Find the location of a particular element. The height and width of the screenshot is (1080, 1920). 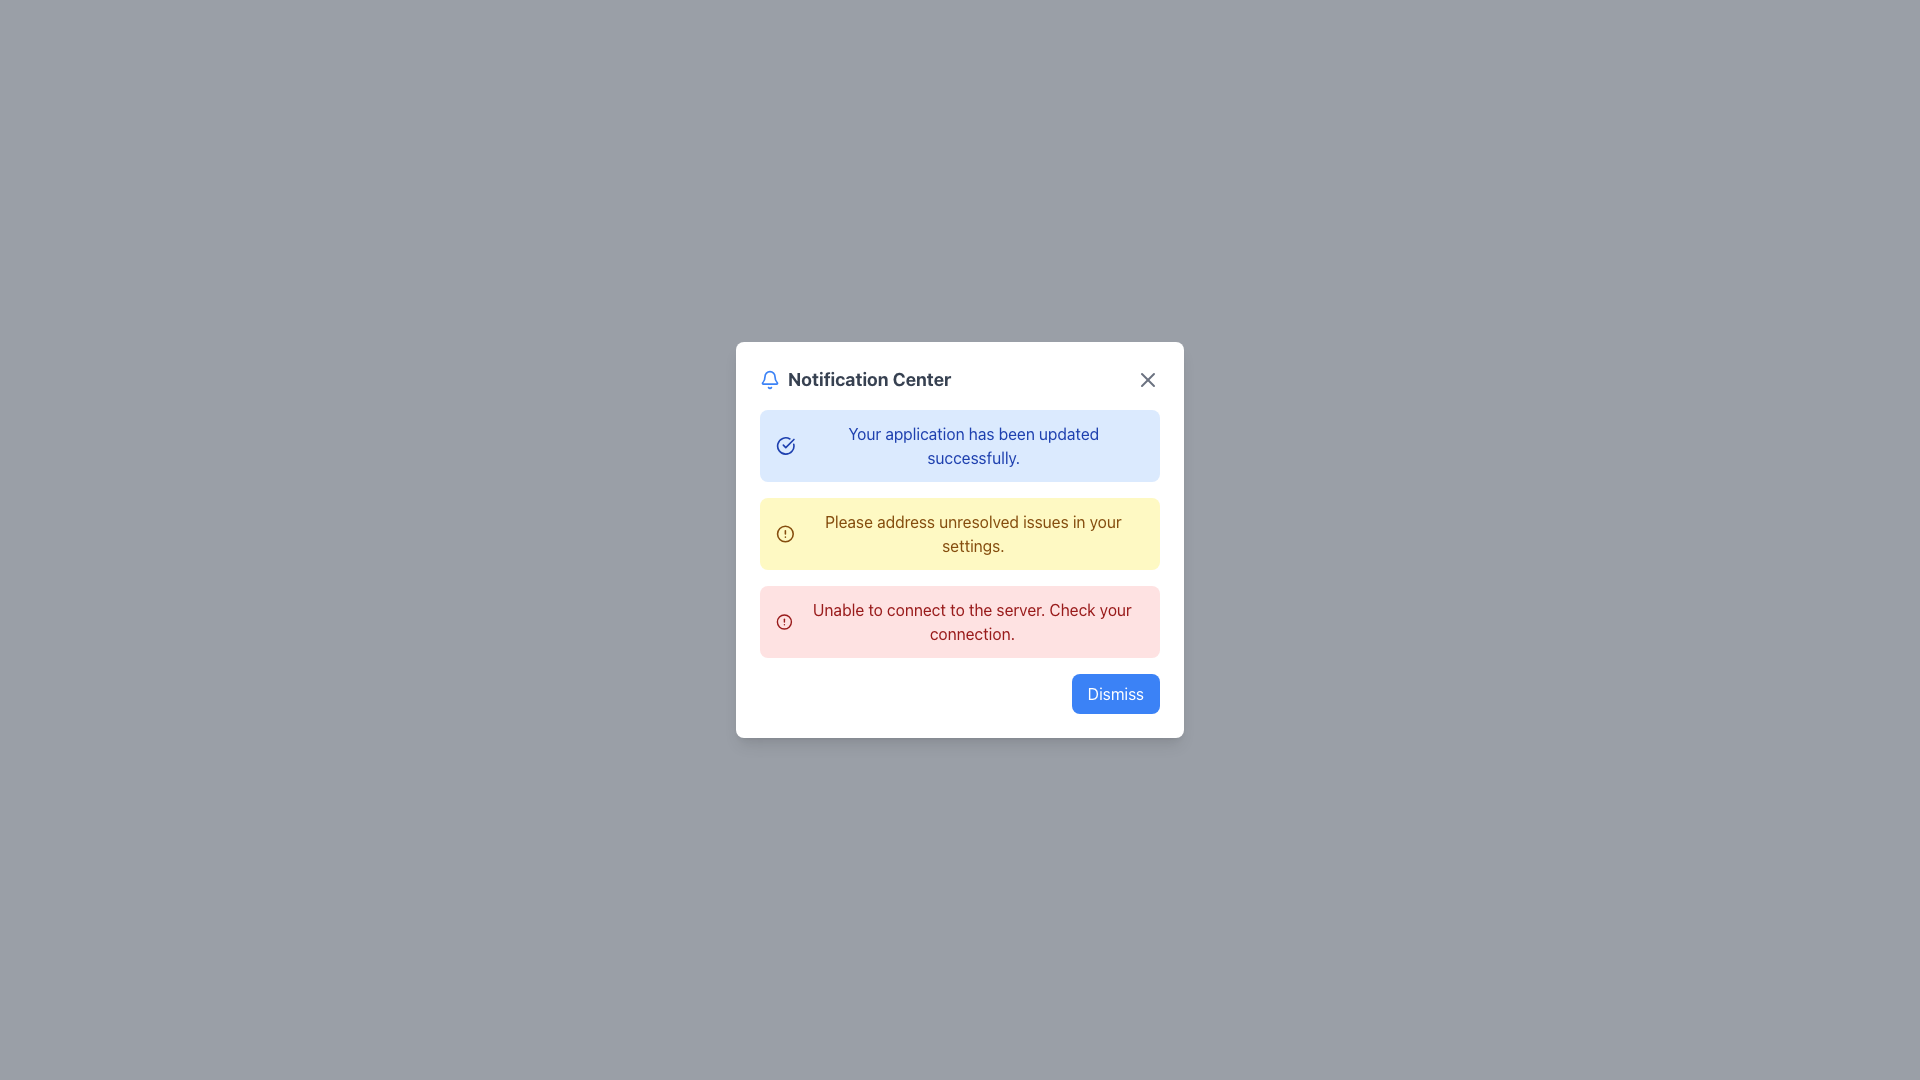

the static notification message with a light blue background and bold blue text stating 'Your application has been updated successfully.' located at the top of the Notification Center is located at coordinates (960, 445).